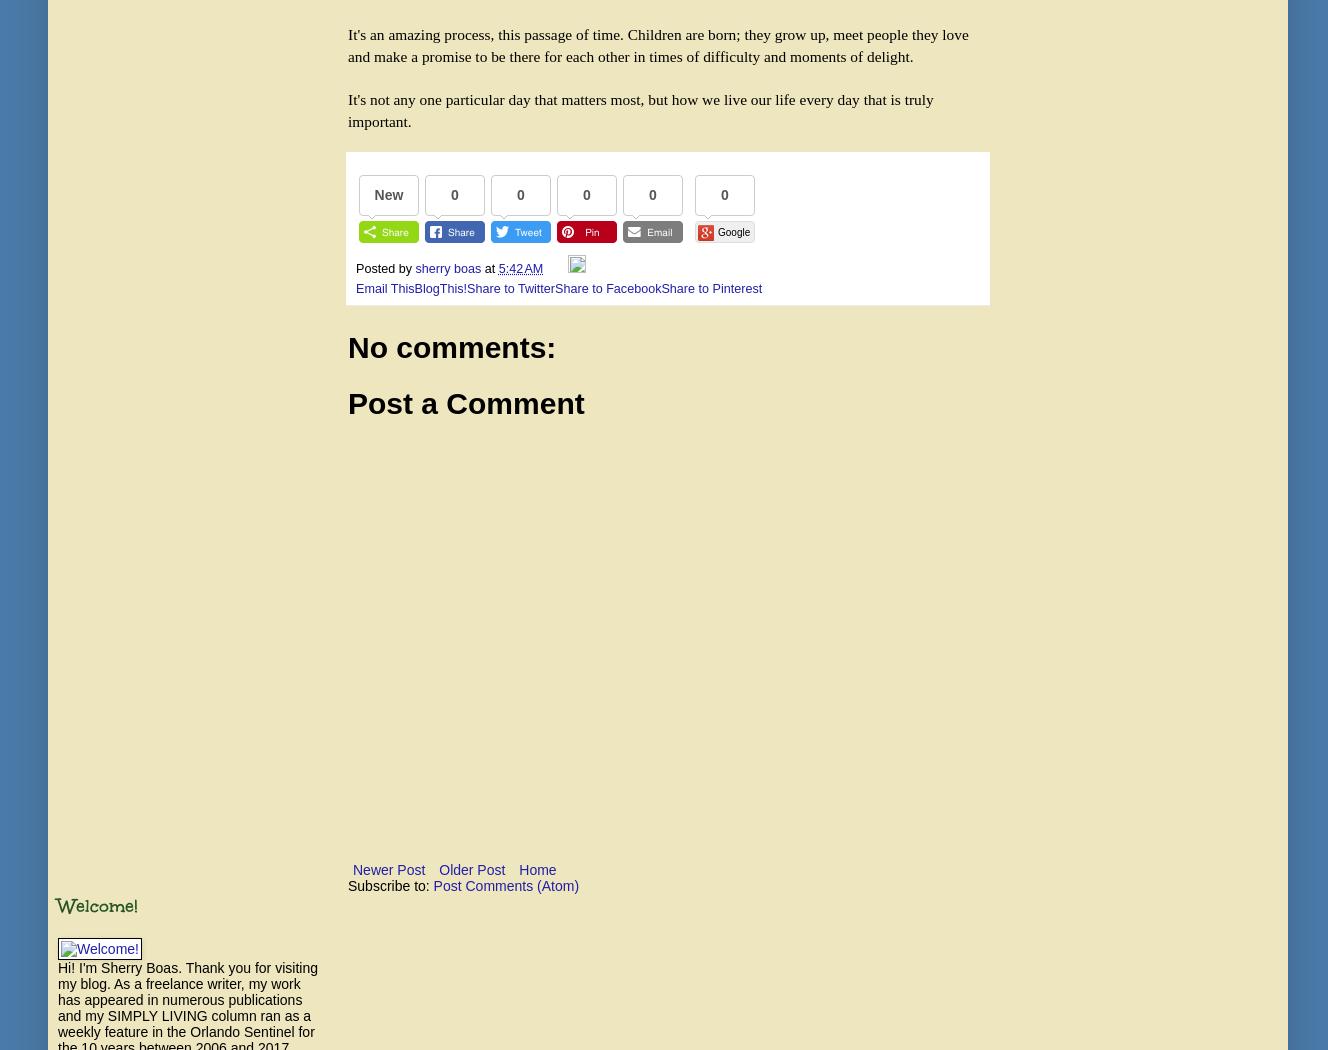  What do you see at coordinates (390, 884) in the screenshot?
I see `'Subscribe to:'` at bounding box center [390, 884].